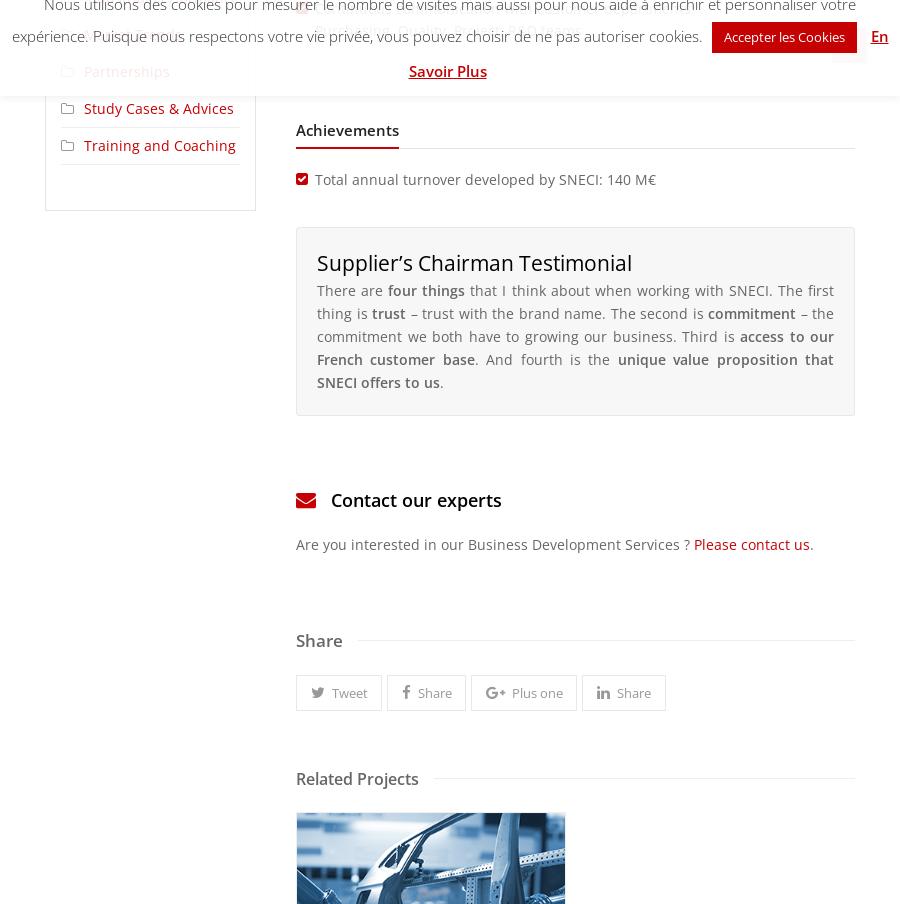  I want to click on 'trust', so click(388, 313).